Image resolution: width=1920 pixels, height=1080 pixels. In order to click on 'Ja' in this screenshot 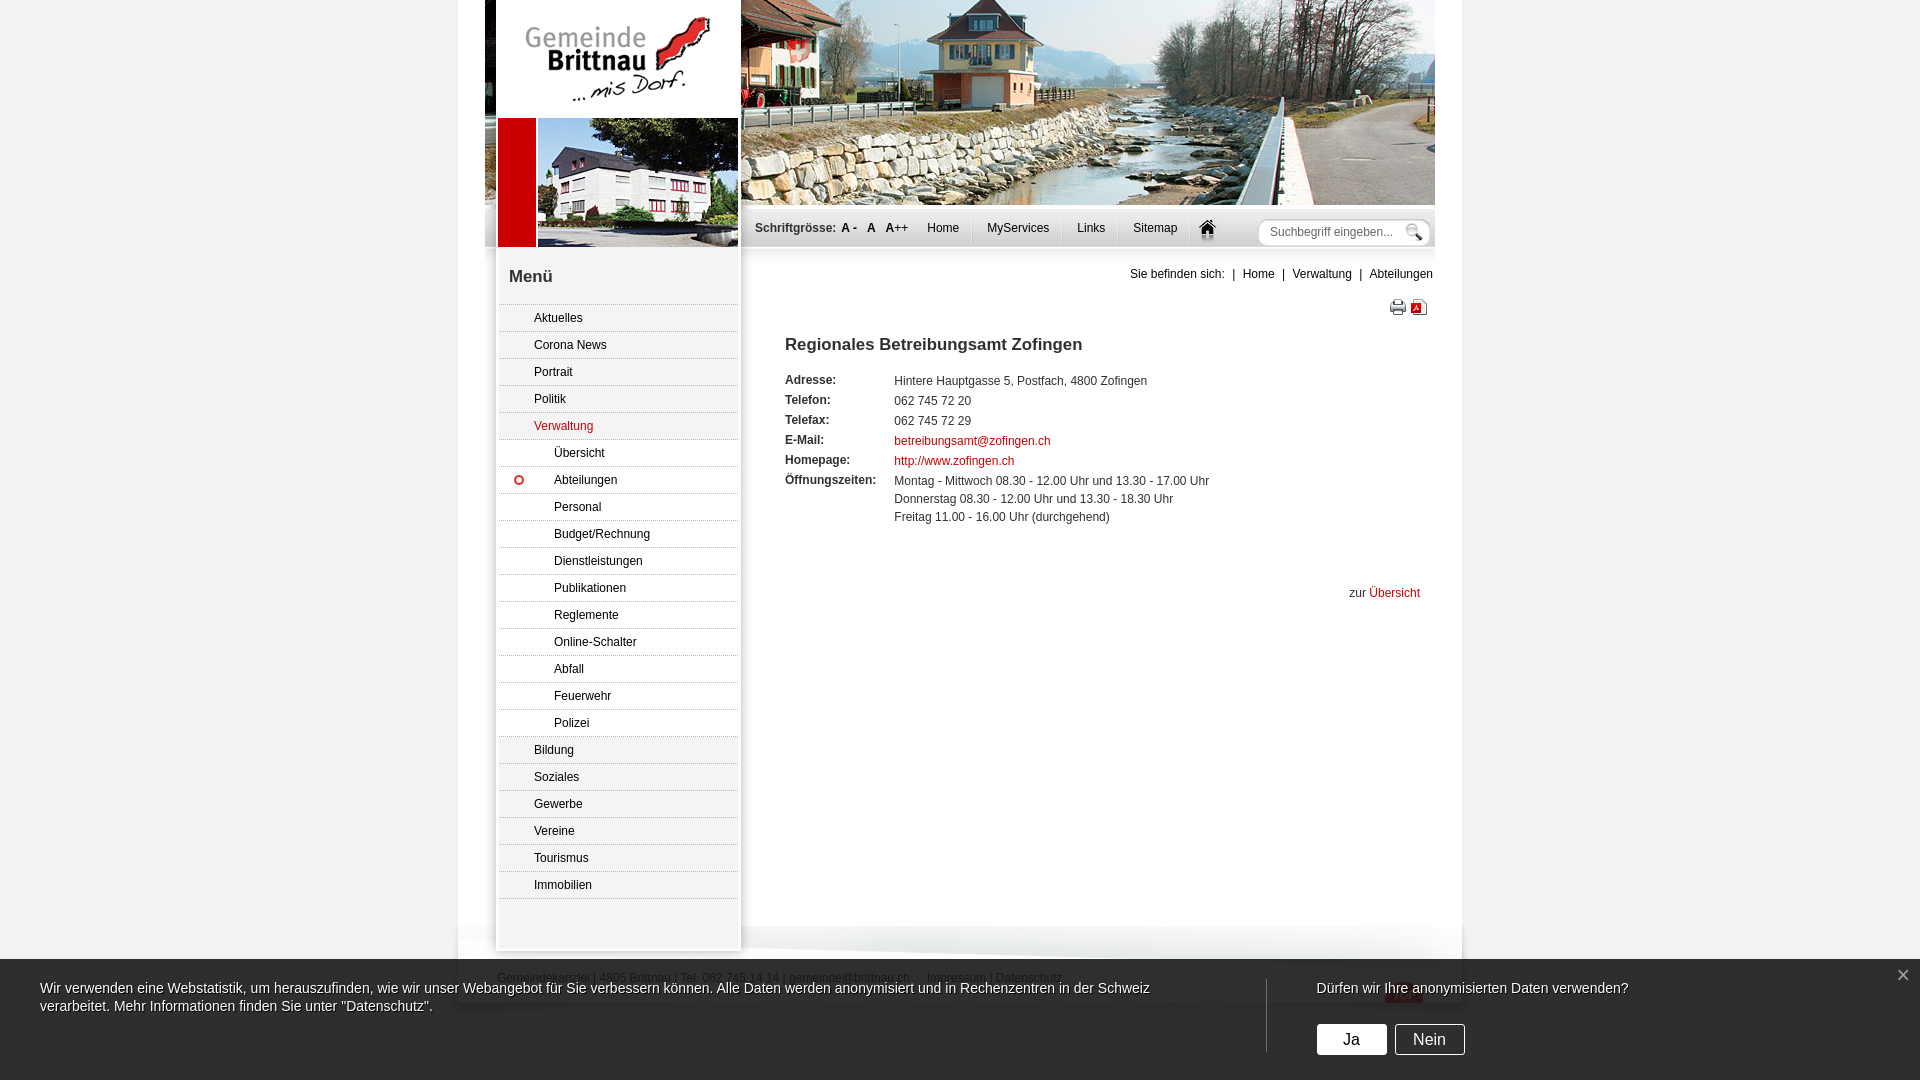, I will do `click(1352, 1038)`.